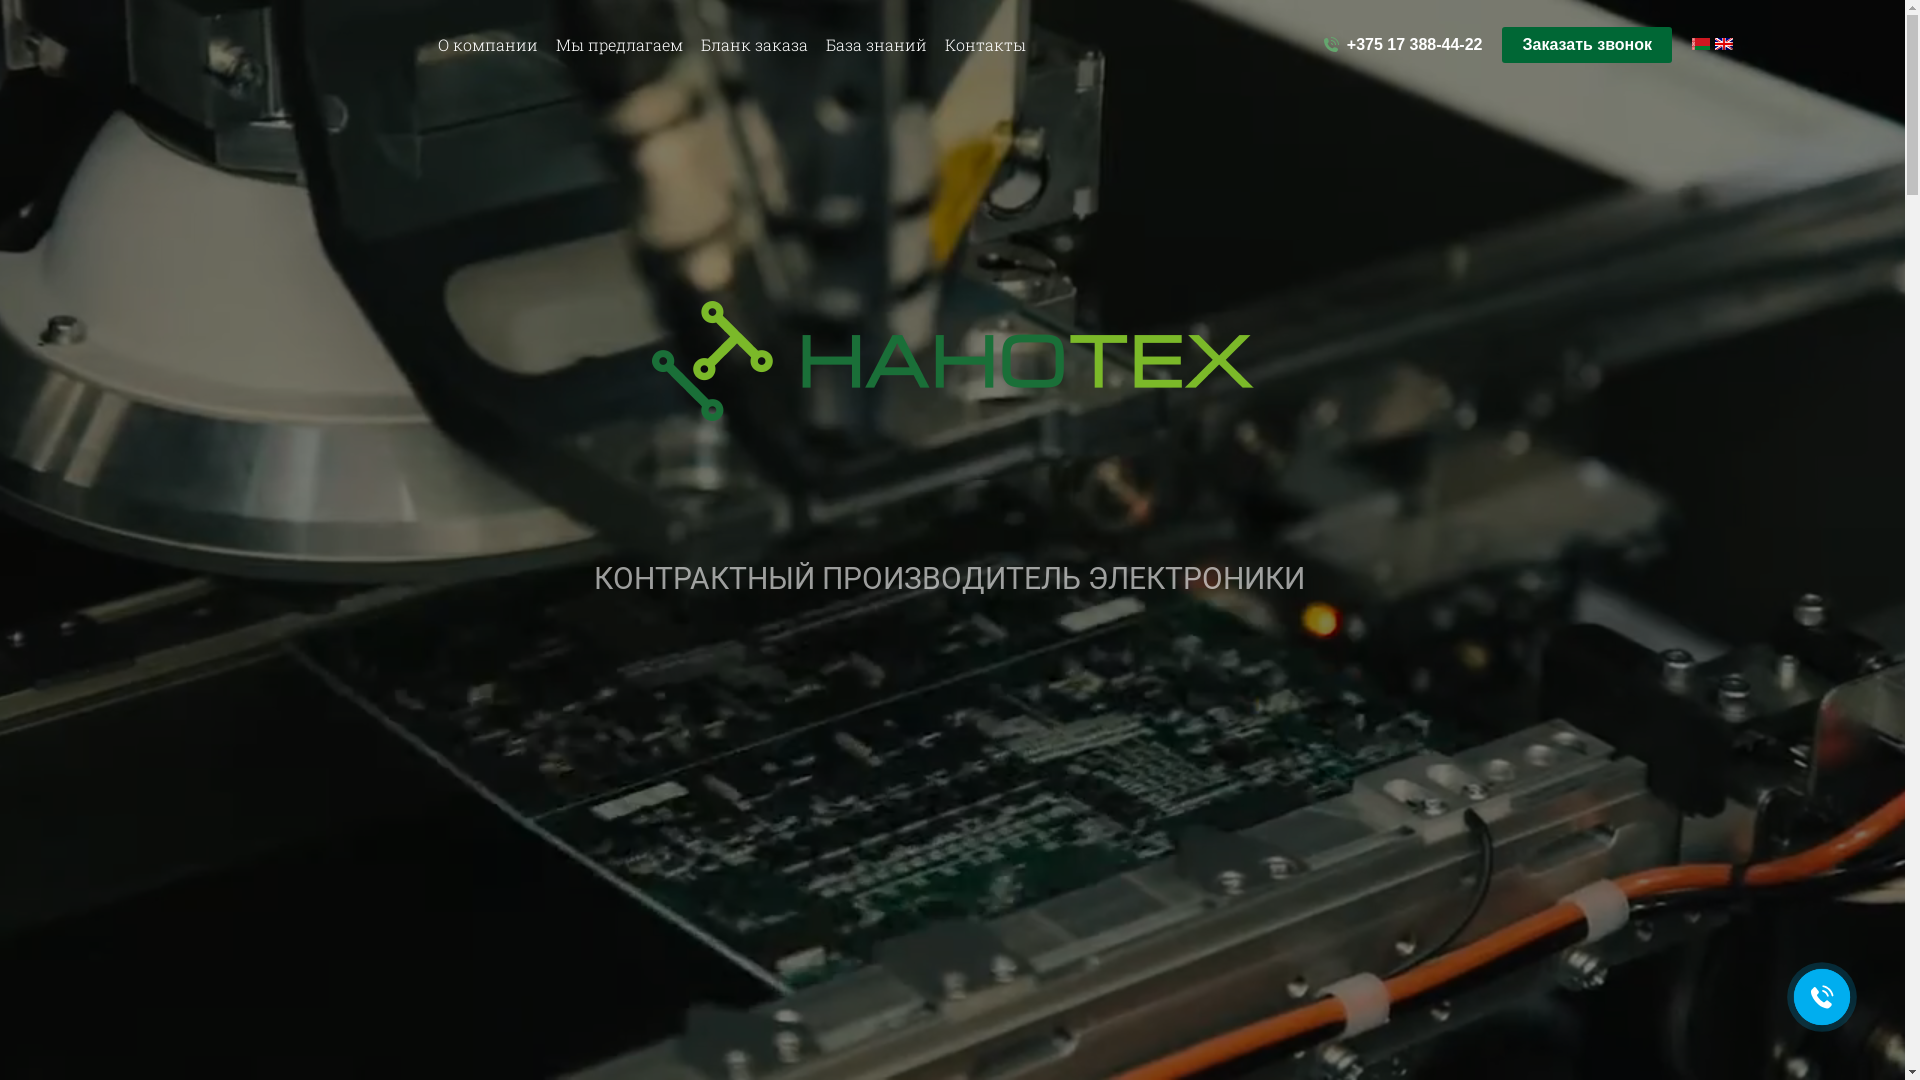  What do you see at coordinates (1400, 45) in the screenshot?
I see `'+375 17 388-44-22'` at bounding box center [1400, 45].